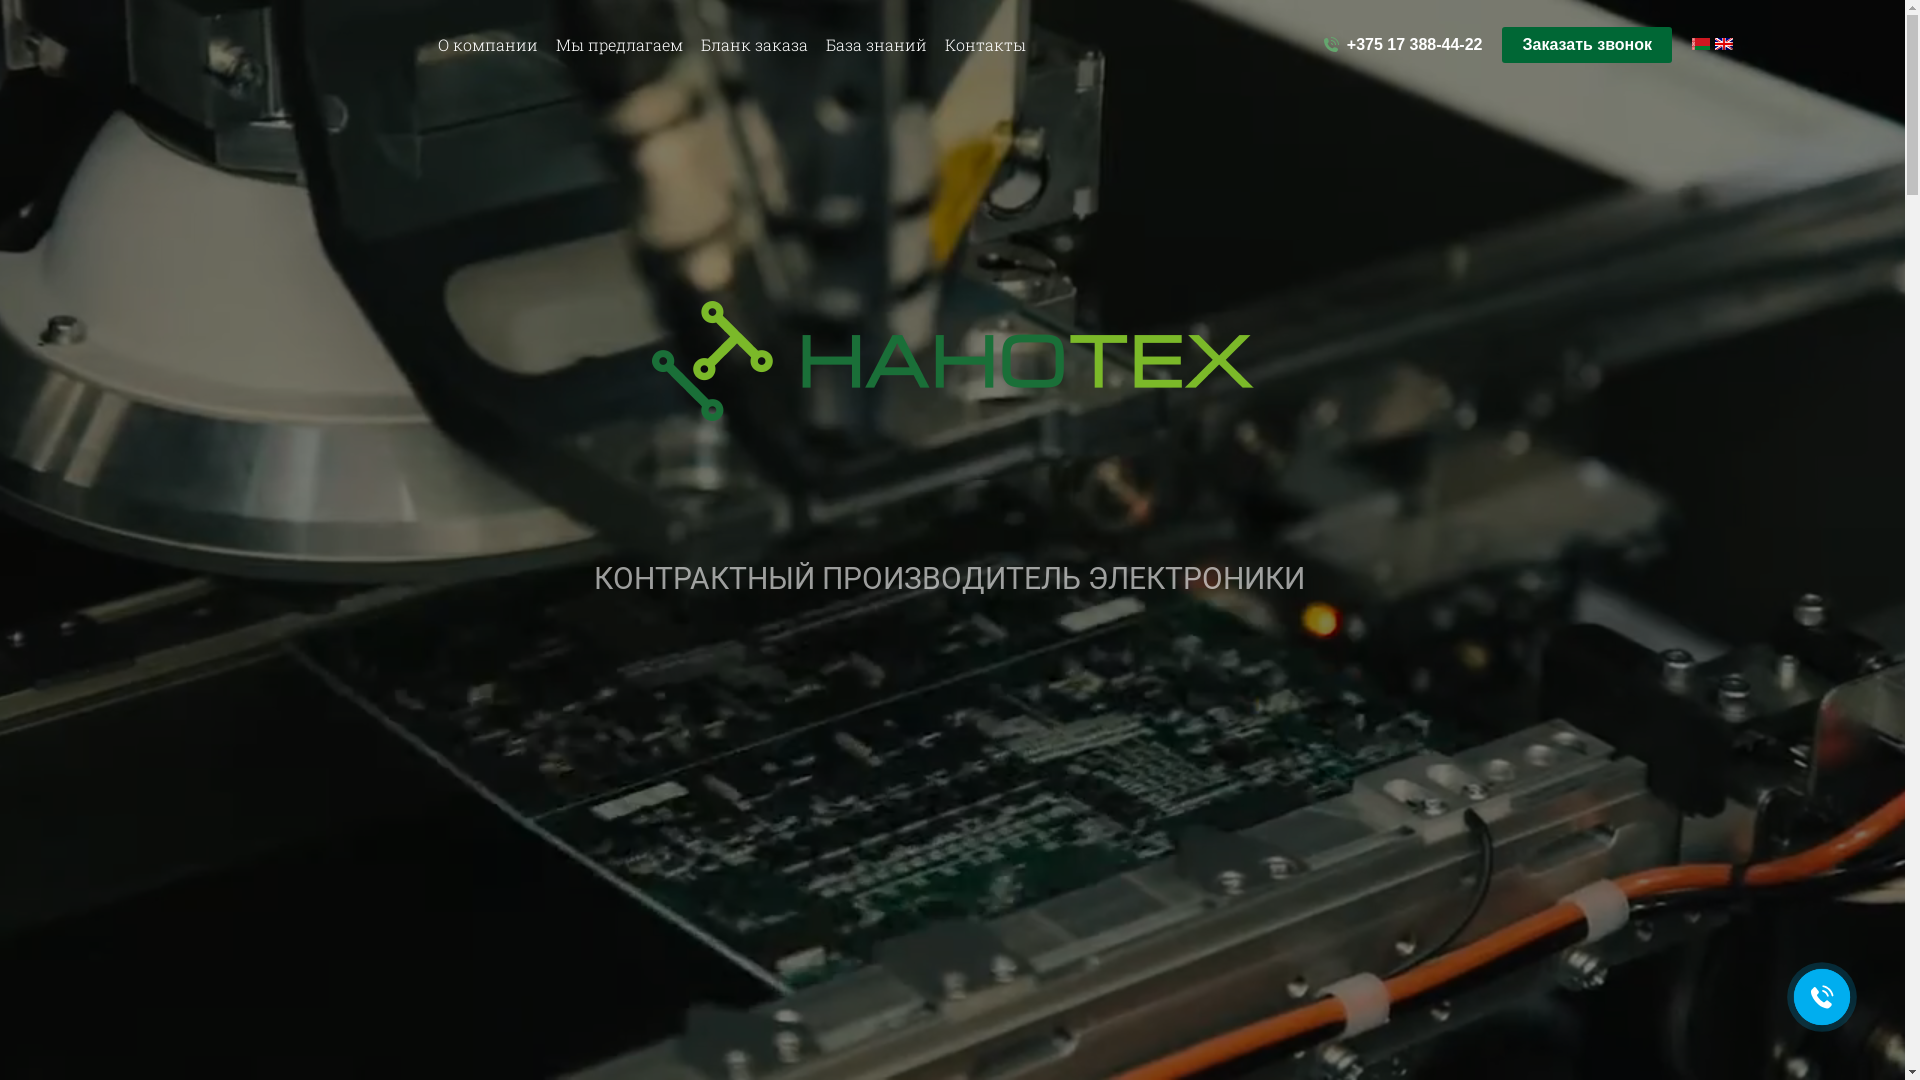  What do you see at coordinates (1400, 45) in the screenshot?
I see `'+375 17 388-44-22'` at bounding box center [1400, 45].